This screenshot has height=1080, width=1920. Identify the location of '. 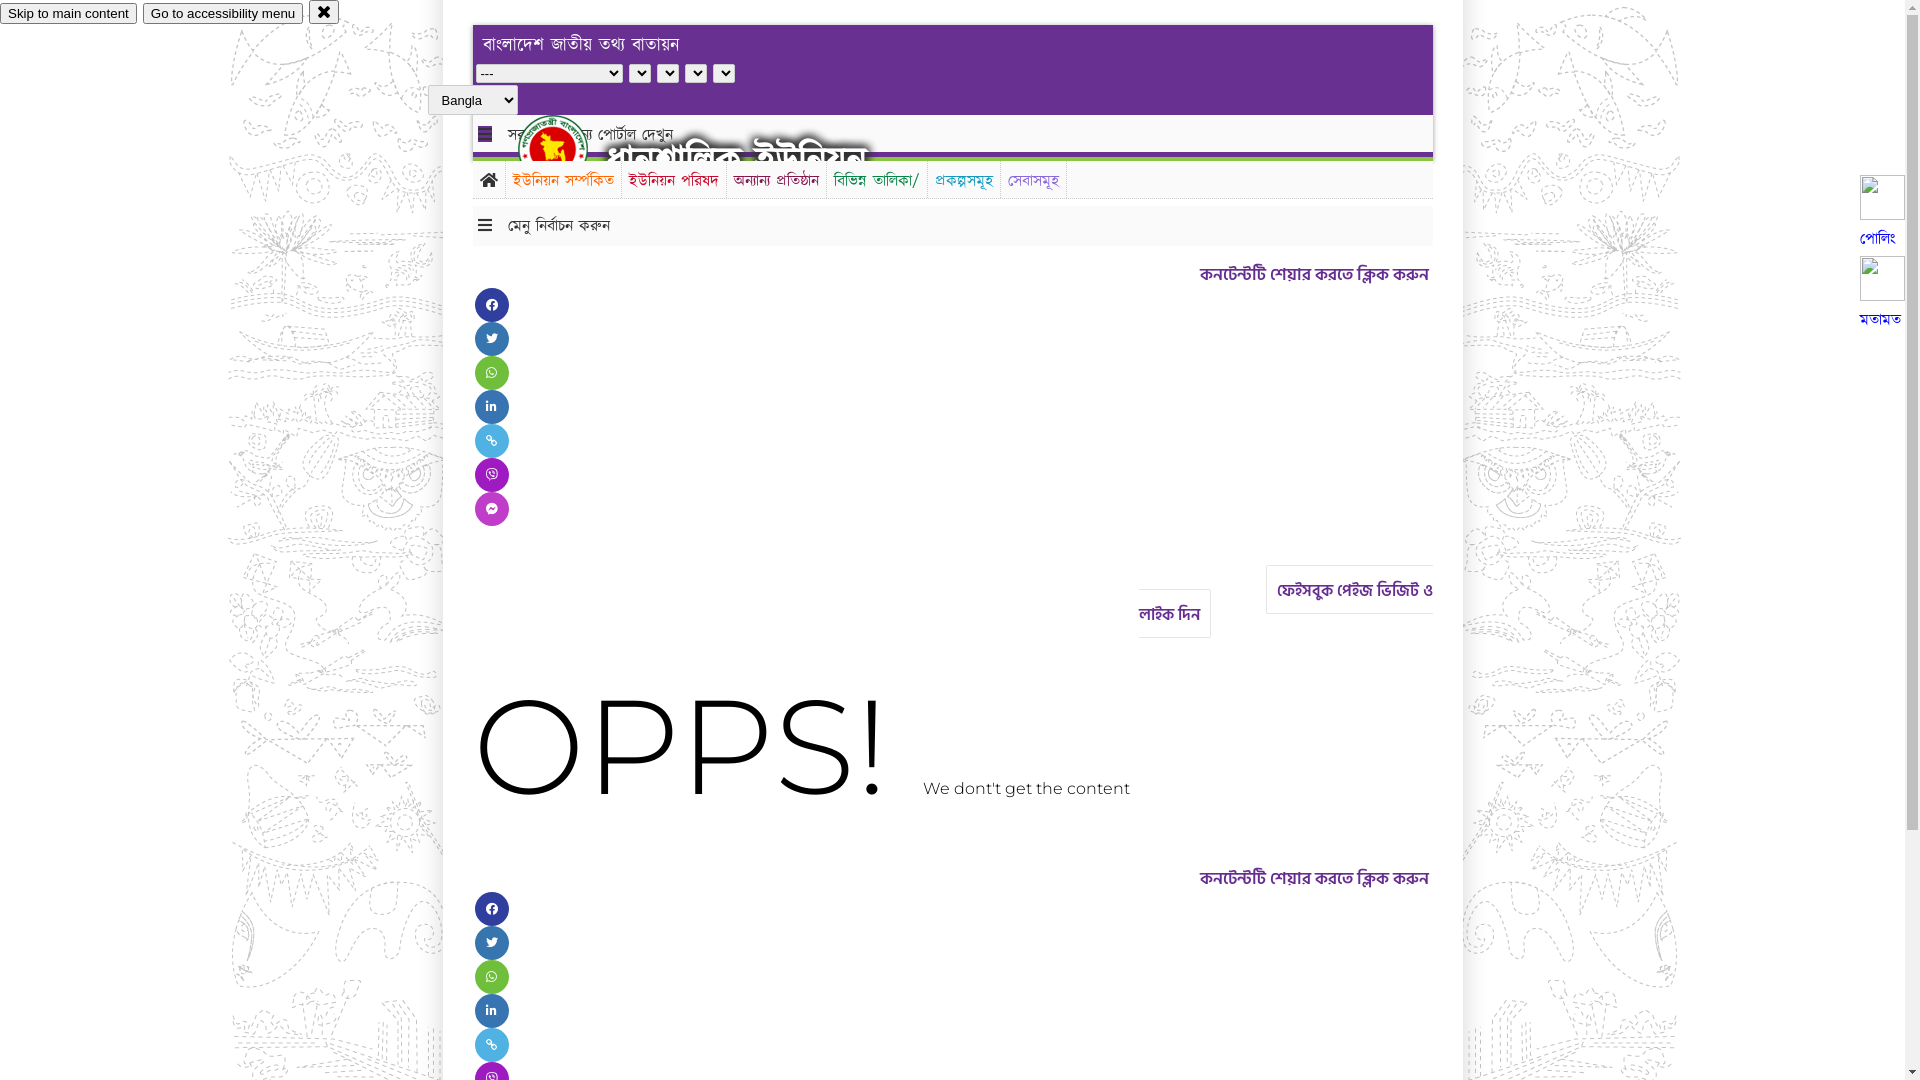
(569, 148).